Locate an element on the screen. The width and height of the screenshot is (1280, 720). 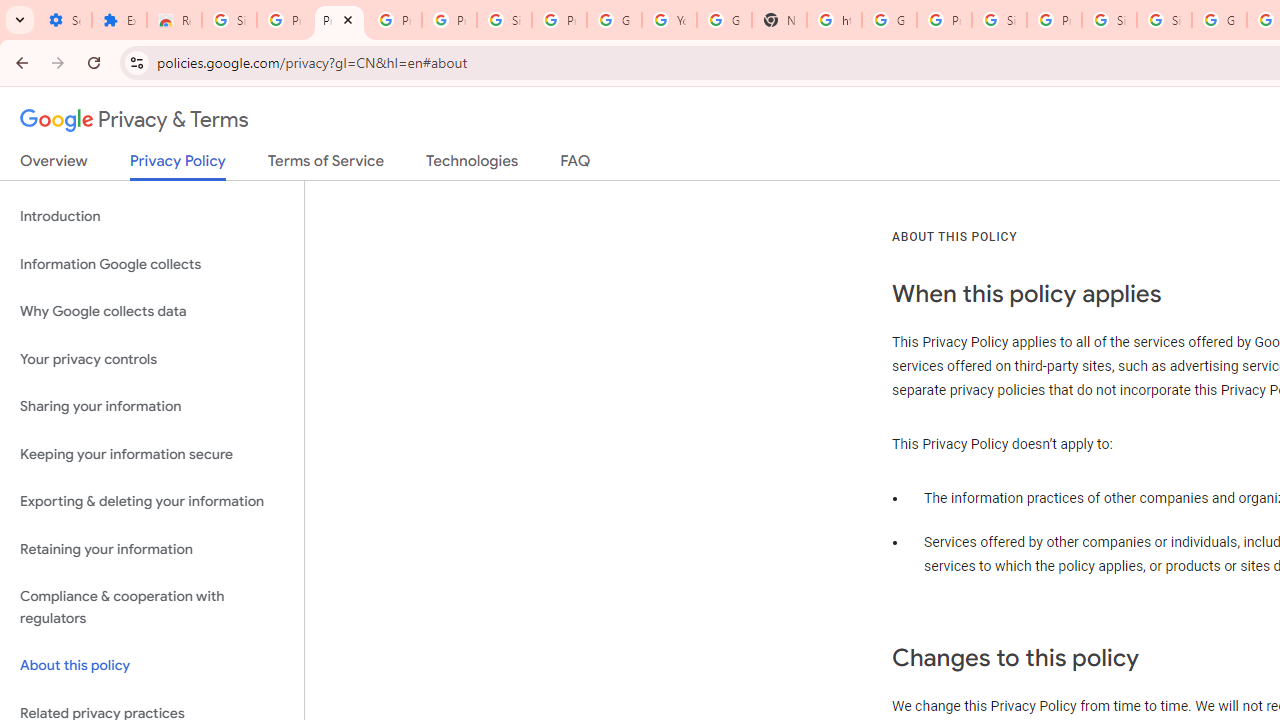
'Sign in - Google Accounts' is located at coordinates (1108, 20).